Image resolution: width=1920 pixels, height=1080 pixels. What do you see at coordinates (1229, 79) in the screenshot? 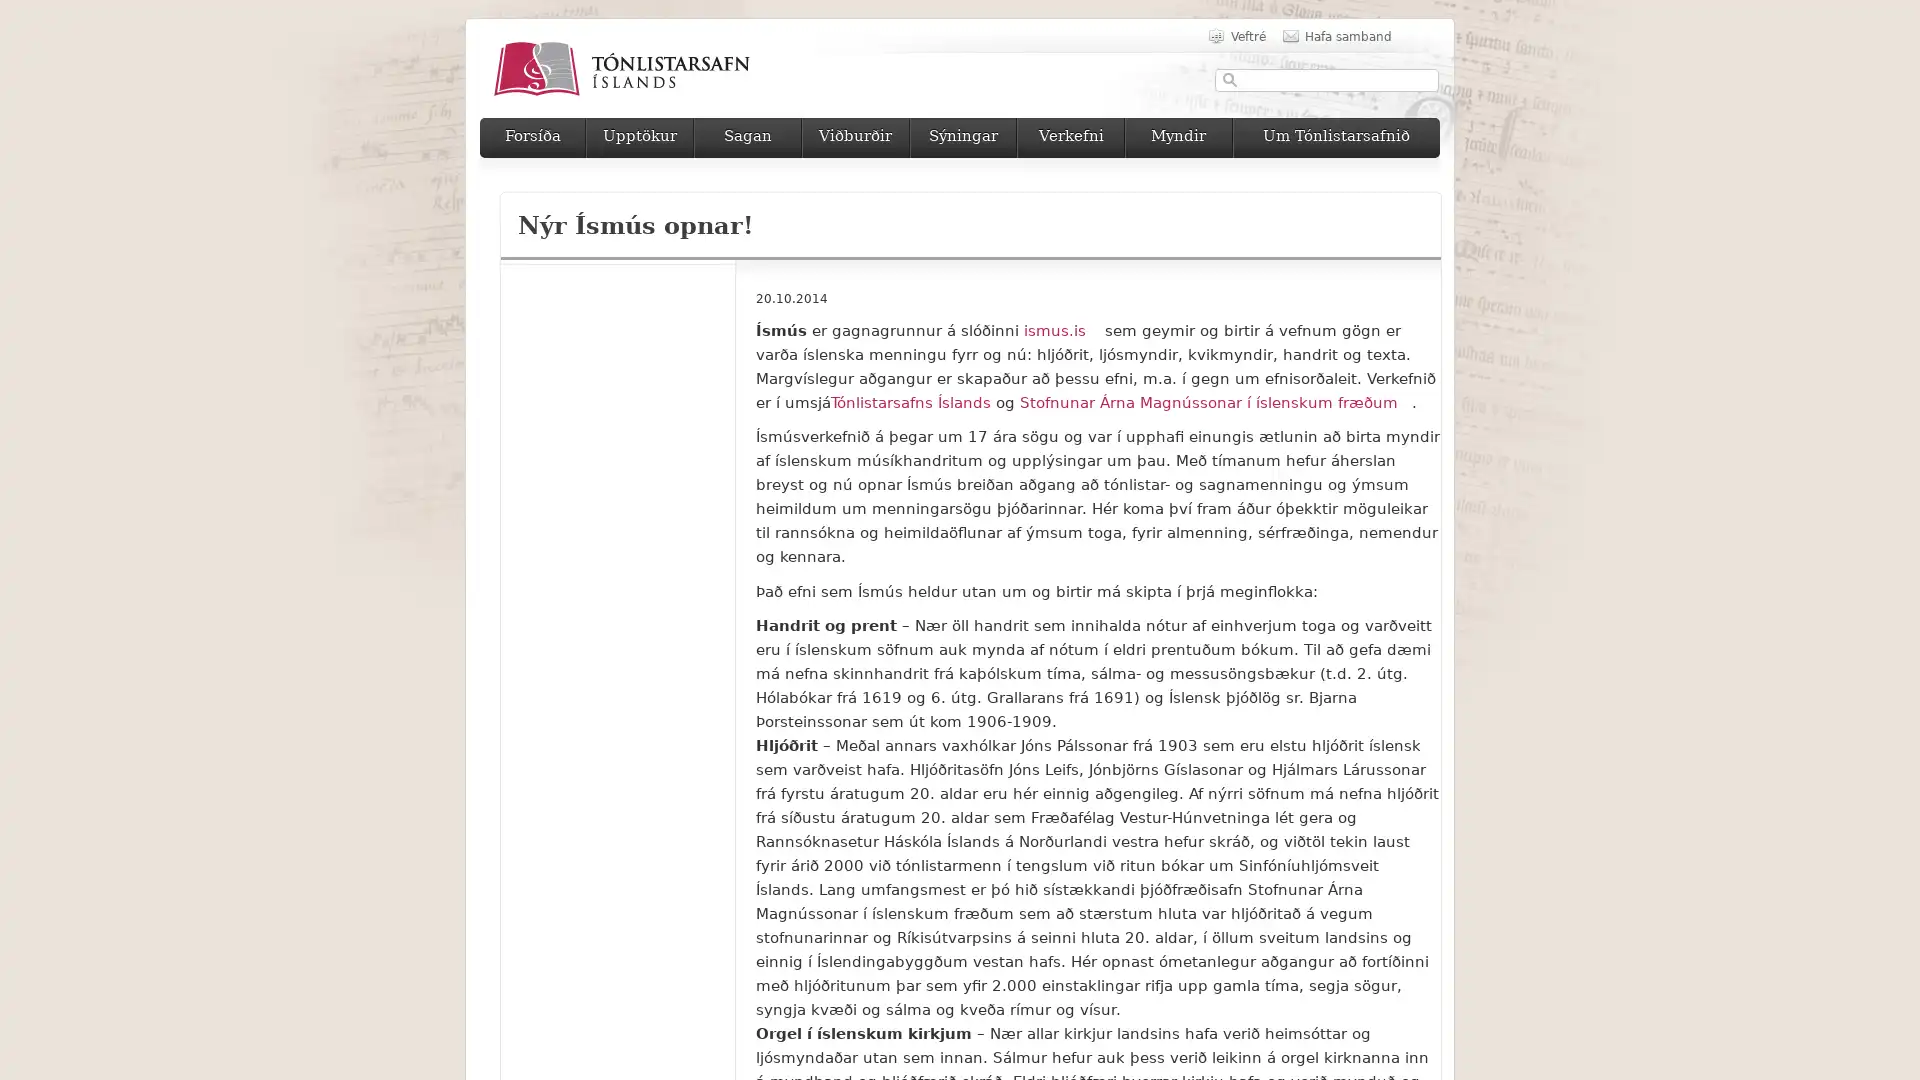
I see `Leita` at bounding box center [1229, 79].